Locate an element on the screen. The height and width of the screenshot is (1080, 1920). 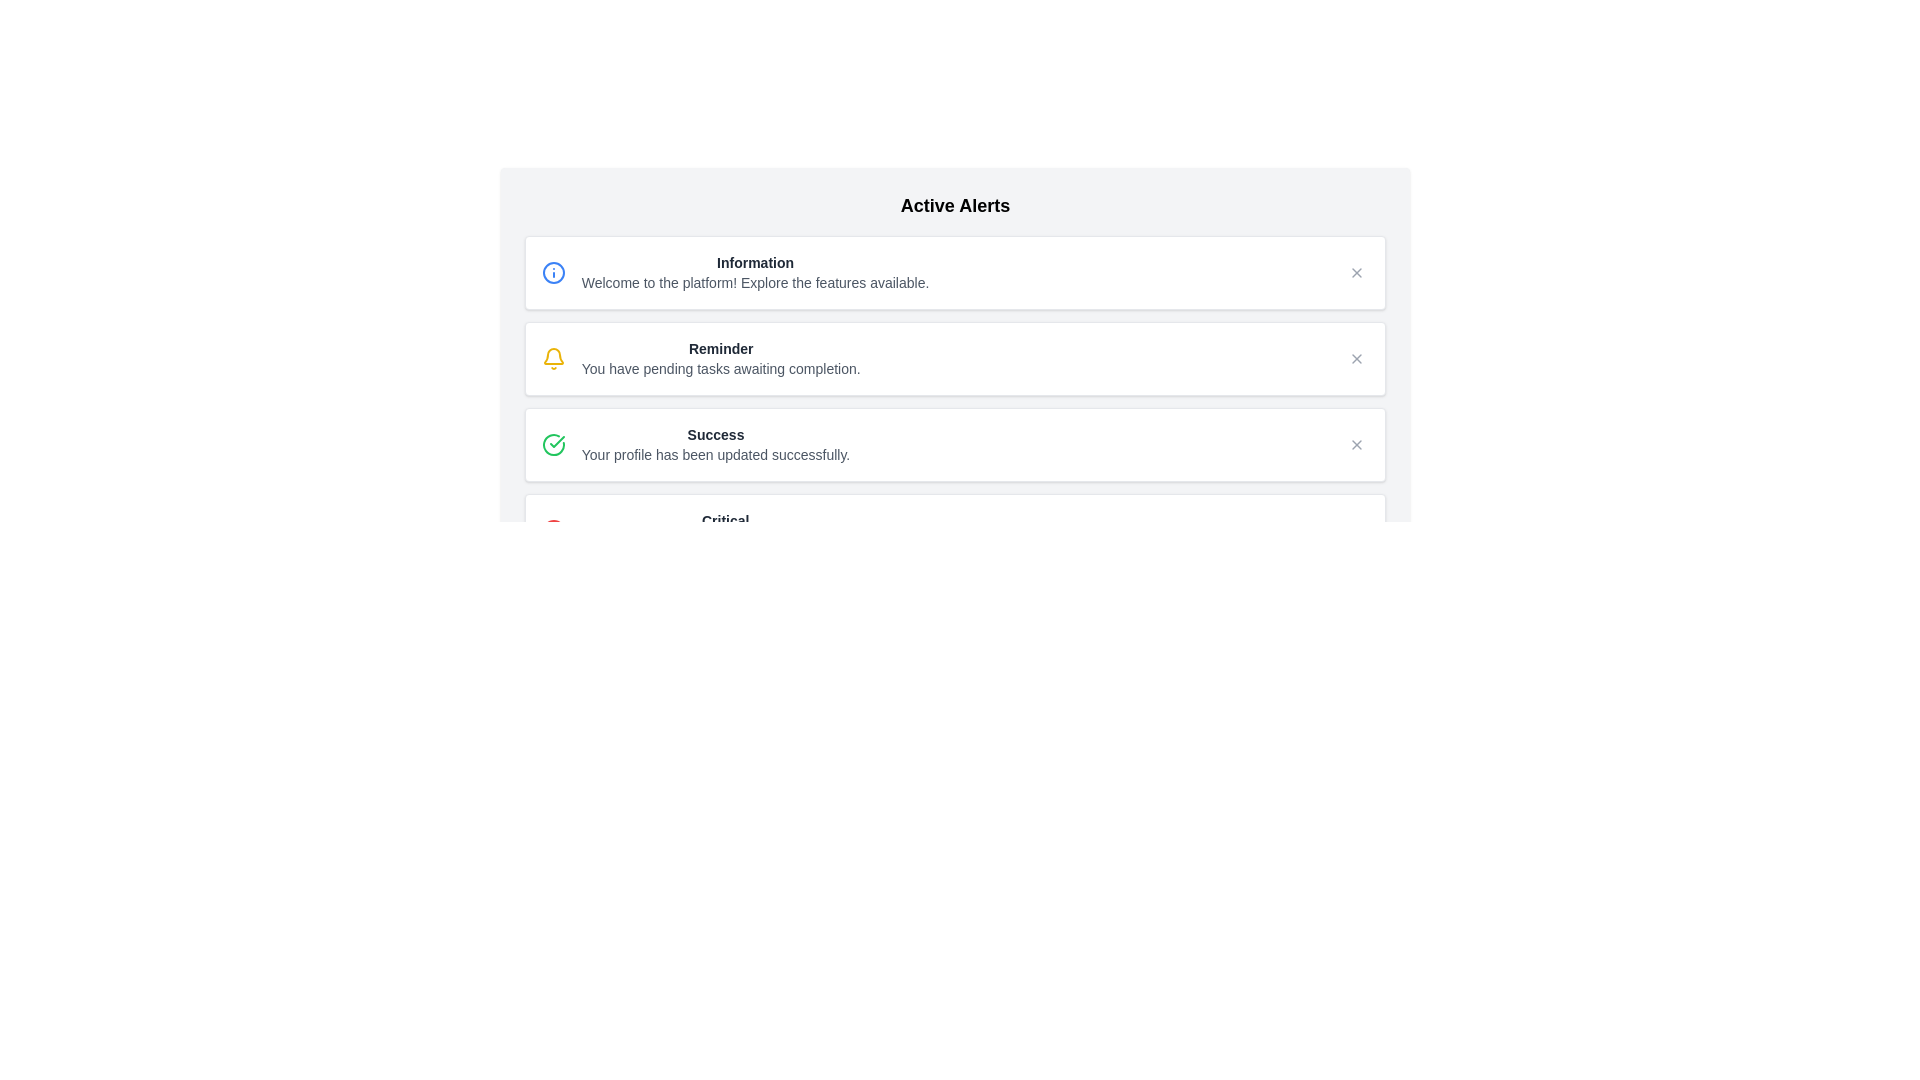
the close button ('X') icon located on the right side of the alert box that indicates 'Success: Your profile has been updated successfully.' is located at coordinates (1357, 443).